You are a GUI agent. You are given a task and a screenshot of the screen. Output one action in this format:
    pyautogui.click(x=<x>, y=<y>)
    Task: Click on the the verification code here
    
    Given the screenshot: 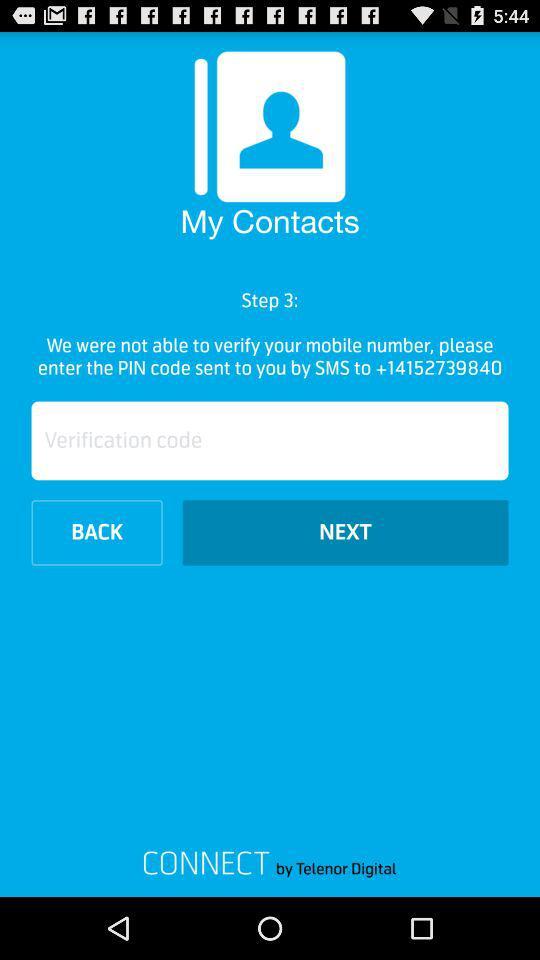 What is the action you would take?
    pyautogui.click(x=270, y=440)
    